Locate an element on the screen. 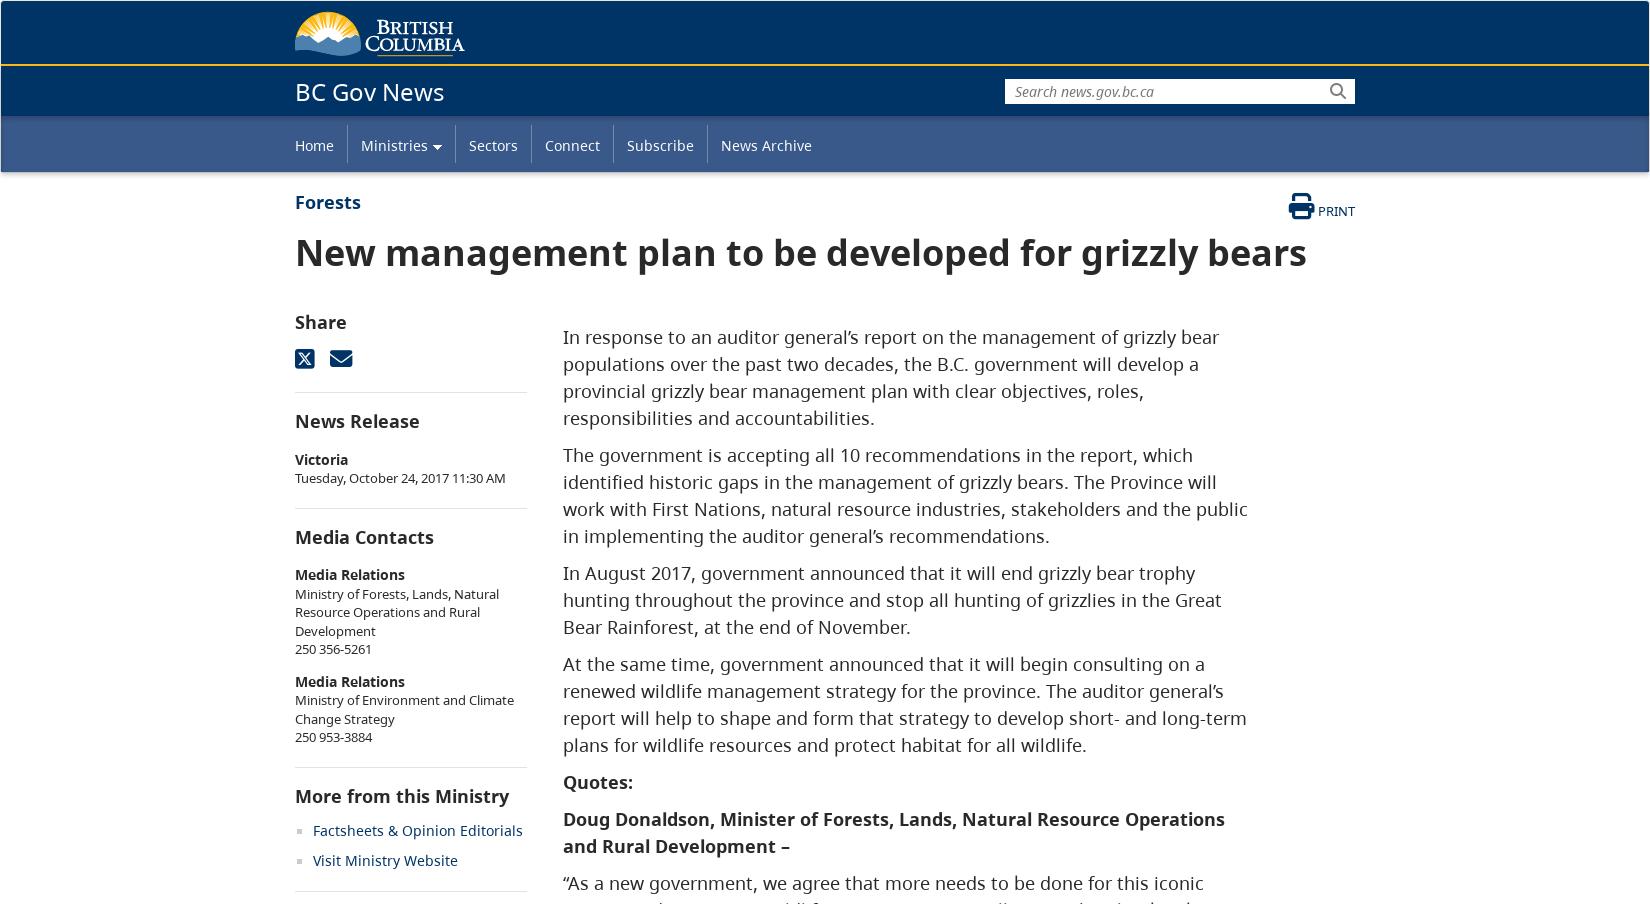 This screenshot has width=1650, height=904. 'Ministry of Forests, Lands, Natural Resource Operations and Rural Development' is located at coordinates (396, 610).